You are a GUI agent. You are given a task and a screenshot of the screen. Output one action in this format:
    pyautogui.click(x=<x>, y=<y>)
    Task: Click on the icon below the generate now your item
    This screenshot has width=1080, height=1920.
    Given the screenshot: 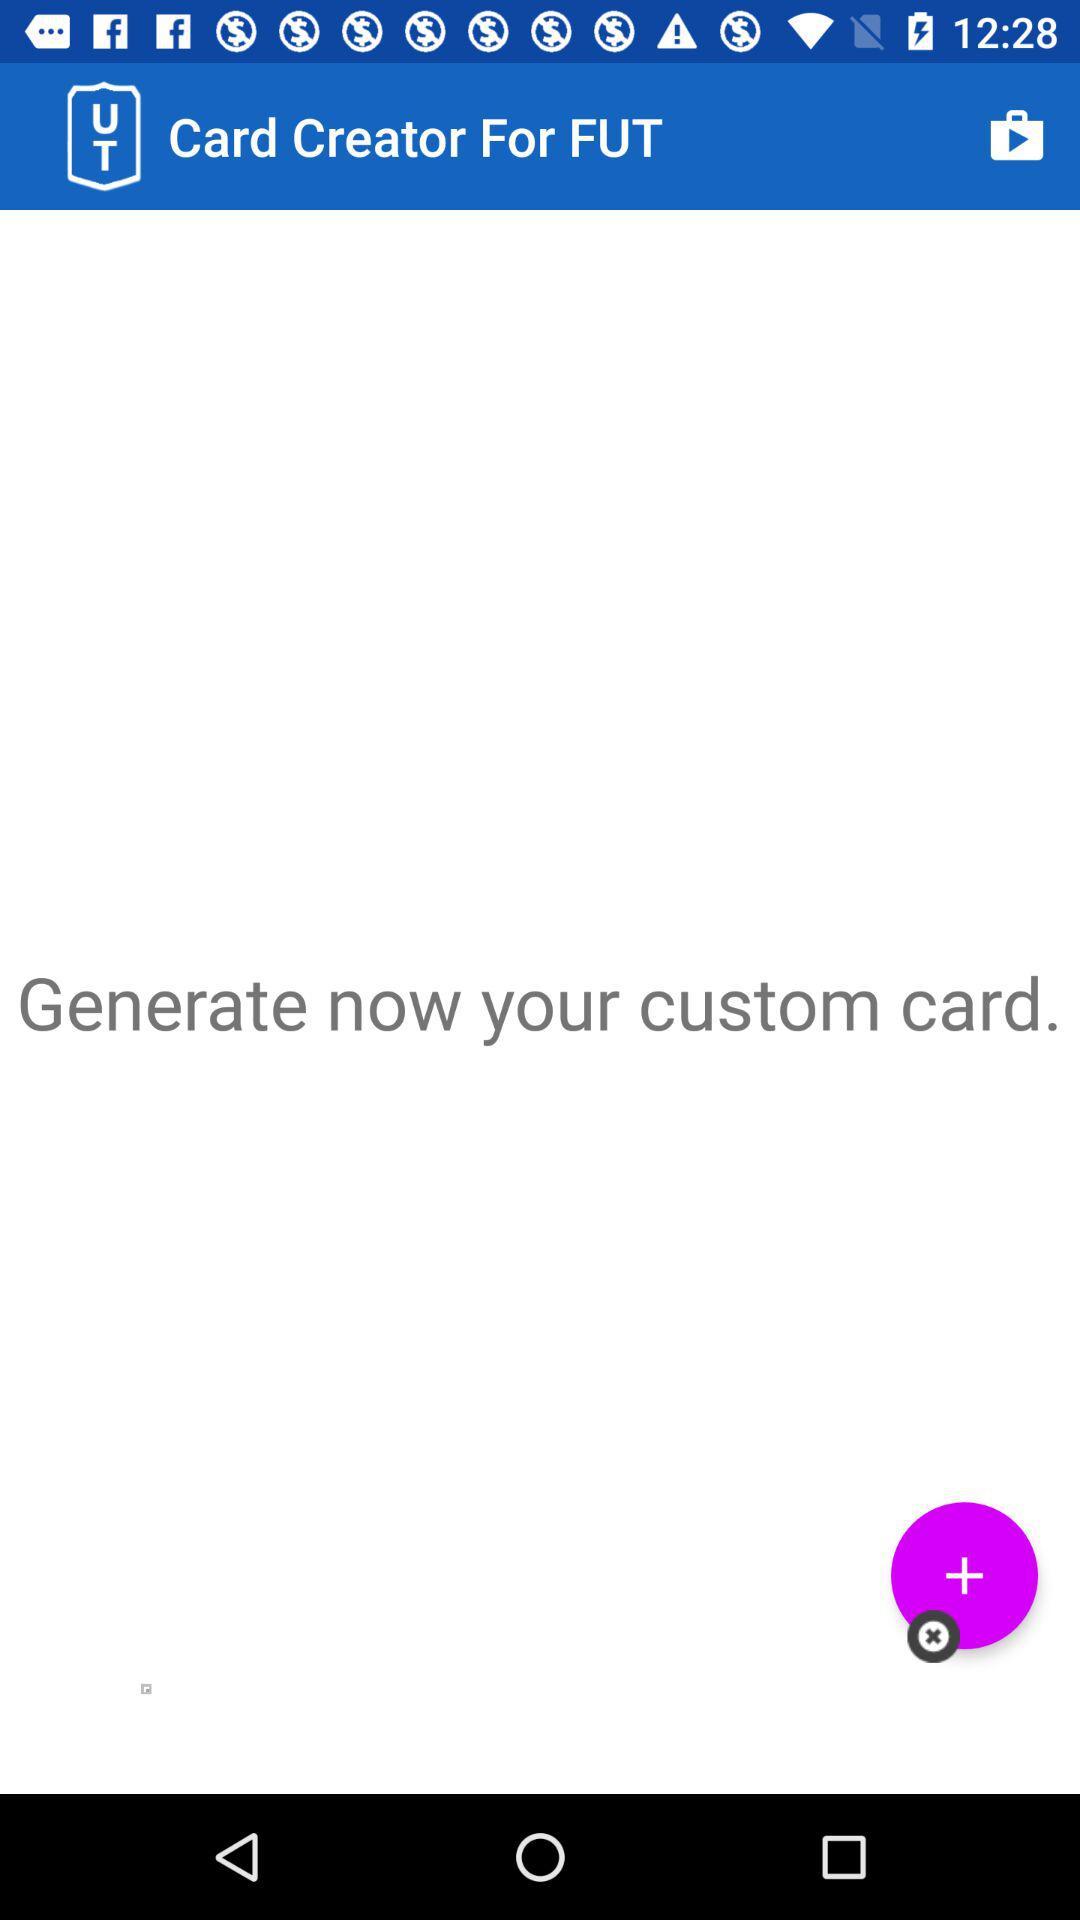 What is the action you would take?
    pyautogui.click(x=933, y=1636)
    